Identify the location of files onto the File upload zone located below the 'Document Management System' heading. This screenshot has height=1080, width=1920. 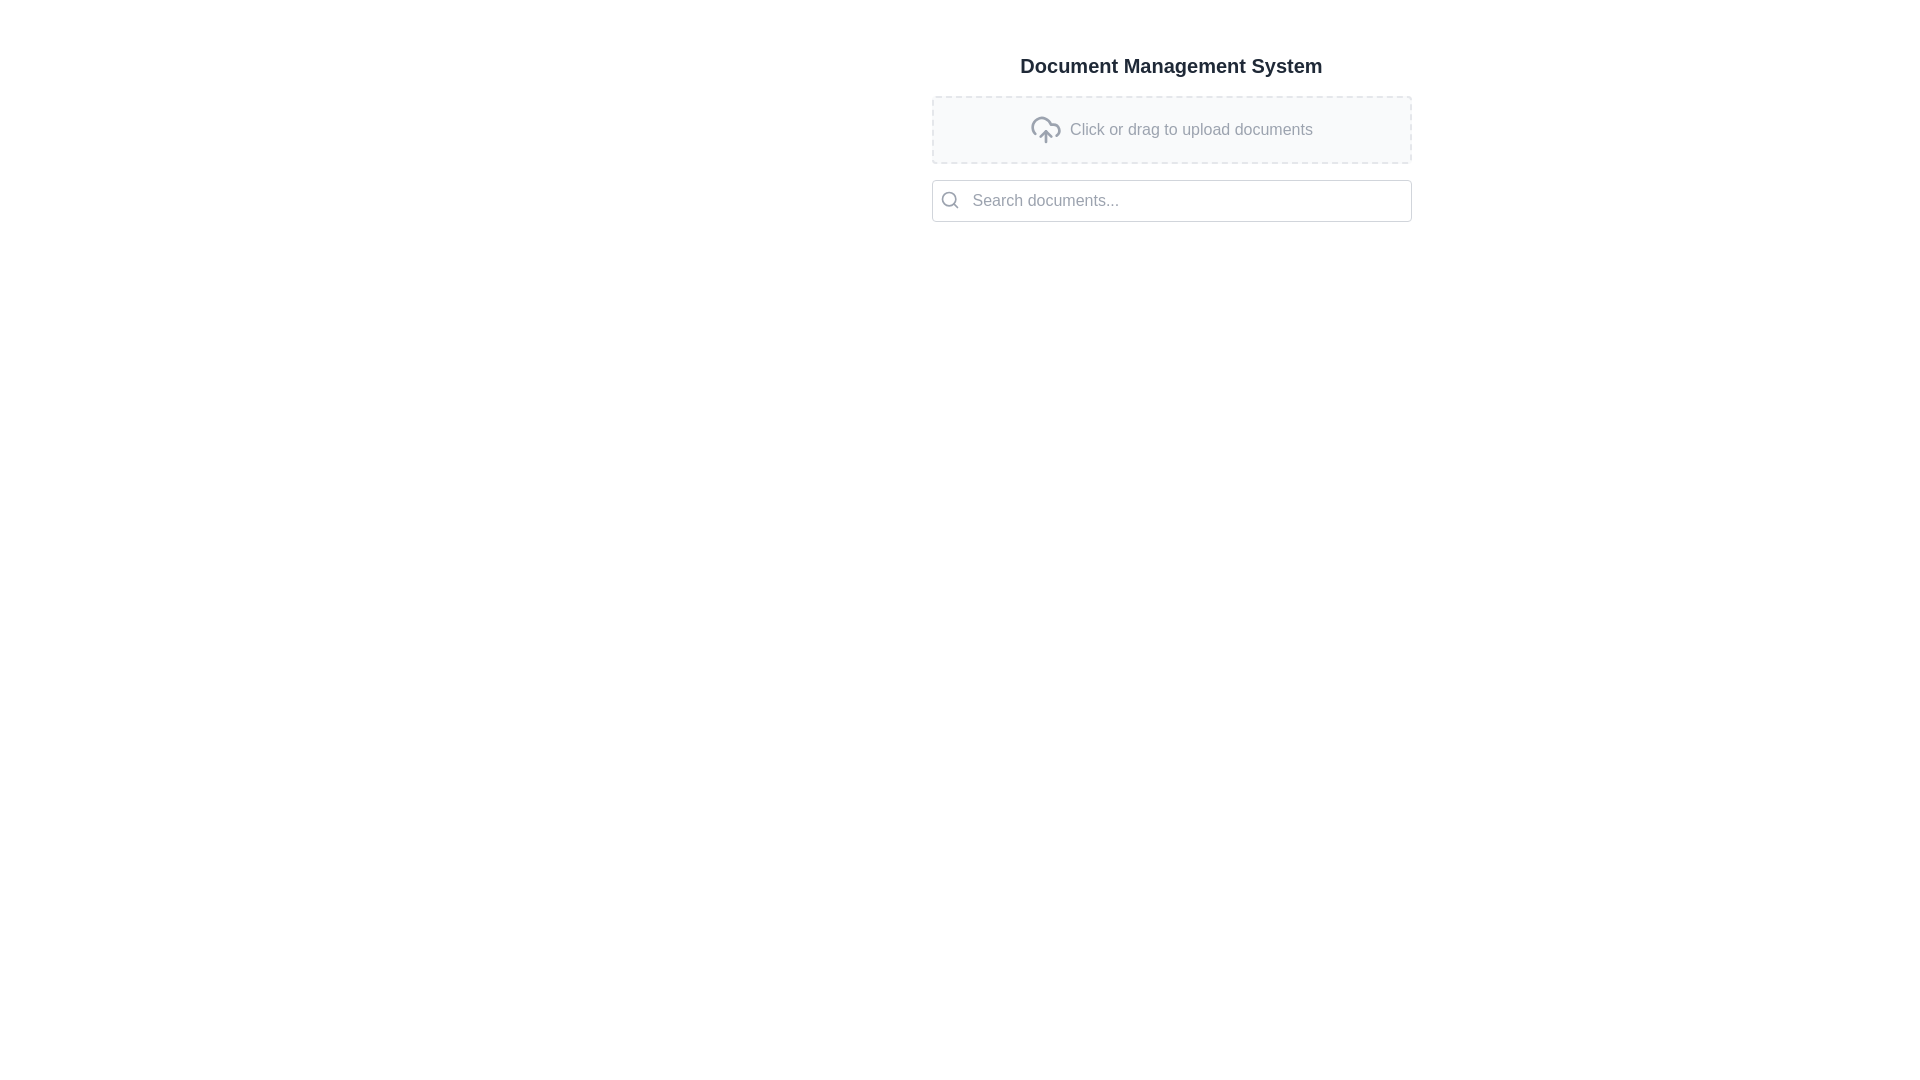
(1171, 144).